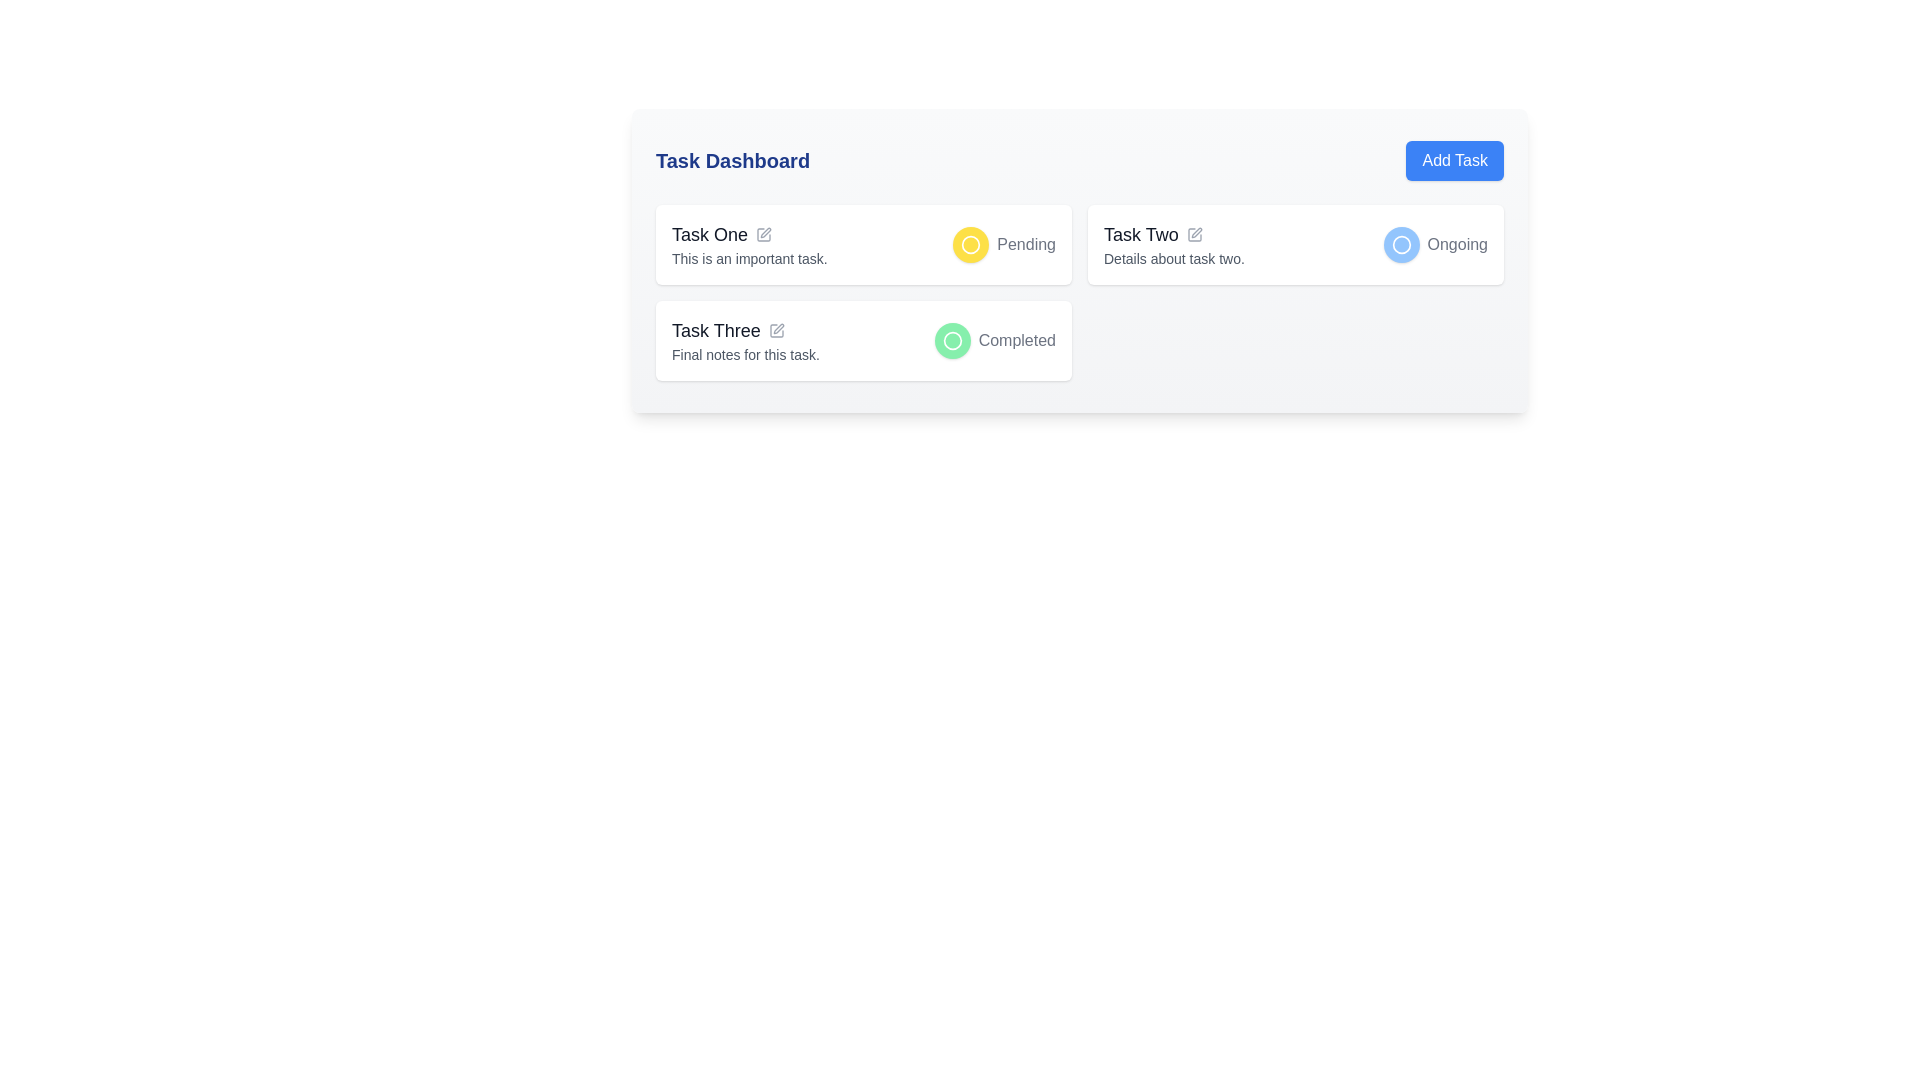 The width and height of the screenshot is (1920, 1080). What do you see at coordinates (995, 339) in the screenshot?
I see `status information from the status indicator for 'Task Three', which is visually signifying the task as completed and is located in the lower row of the task list, aligned to the right of the label 'Task Three'` at bounding box center [995, 339].